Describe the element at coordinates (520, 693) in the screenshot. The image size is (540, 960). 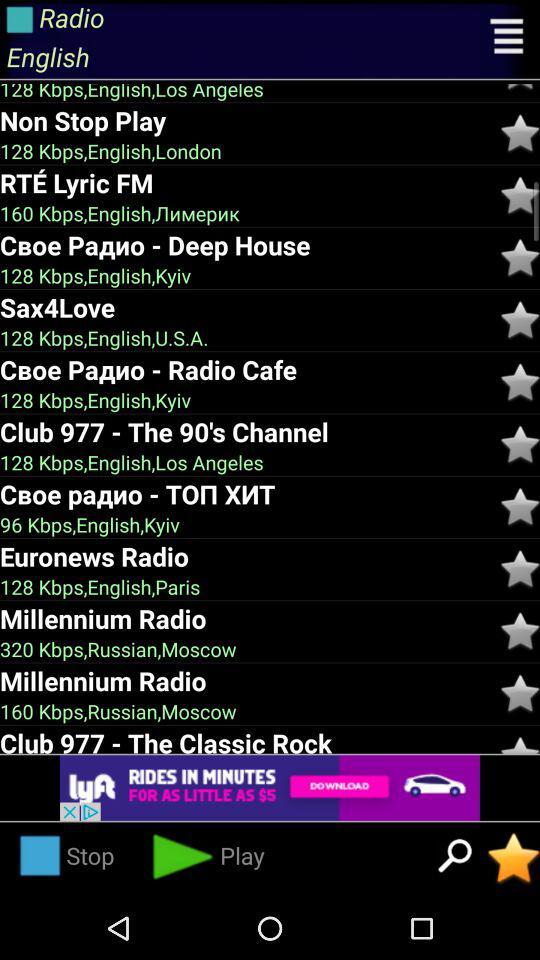
I see `booklist the song` at that location.